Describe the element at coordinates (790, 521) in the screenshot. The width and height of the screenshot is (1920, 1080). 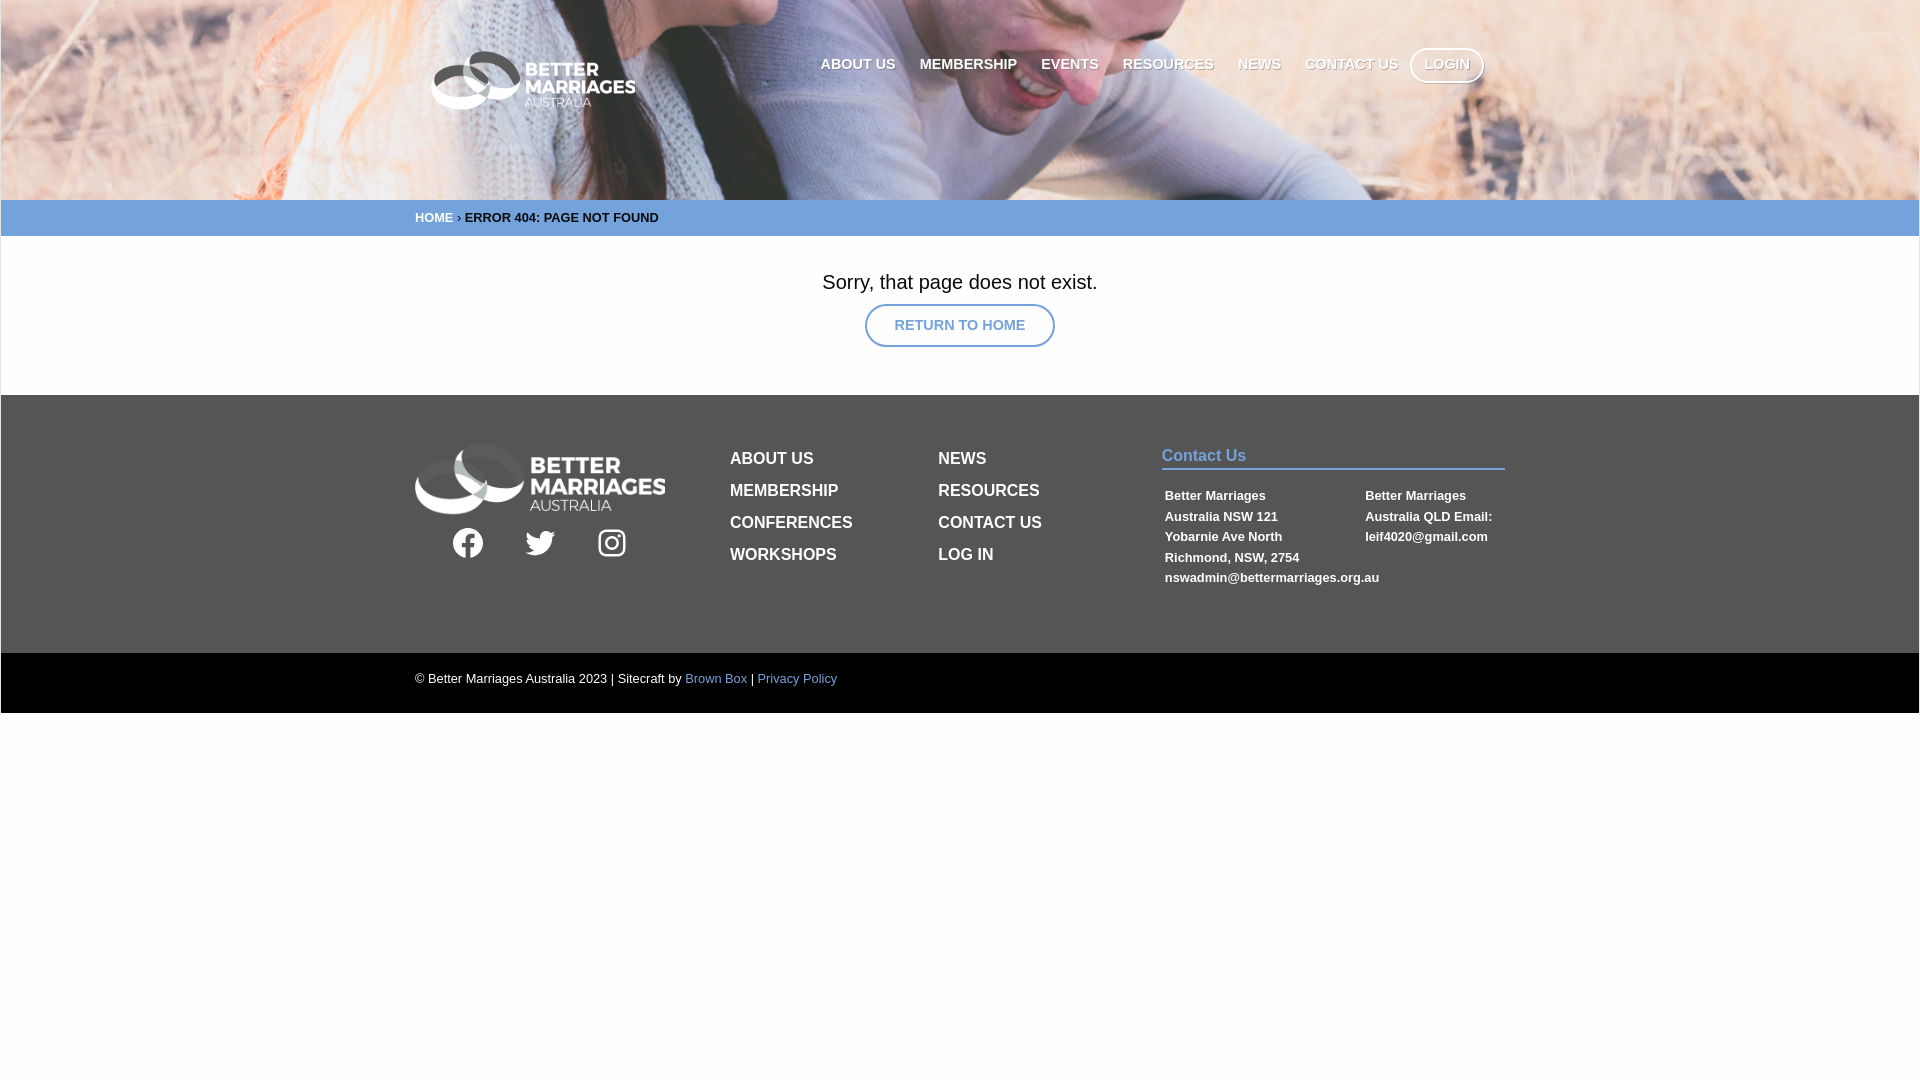
I see `'CONFERENCES'` at that location.